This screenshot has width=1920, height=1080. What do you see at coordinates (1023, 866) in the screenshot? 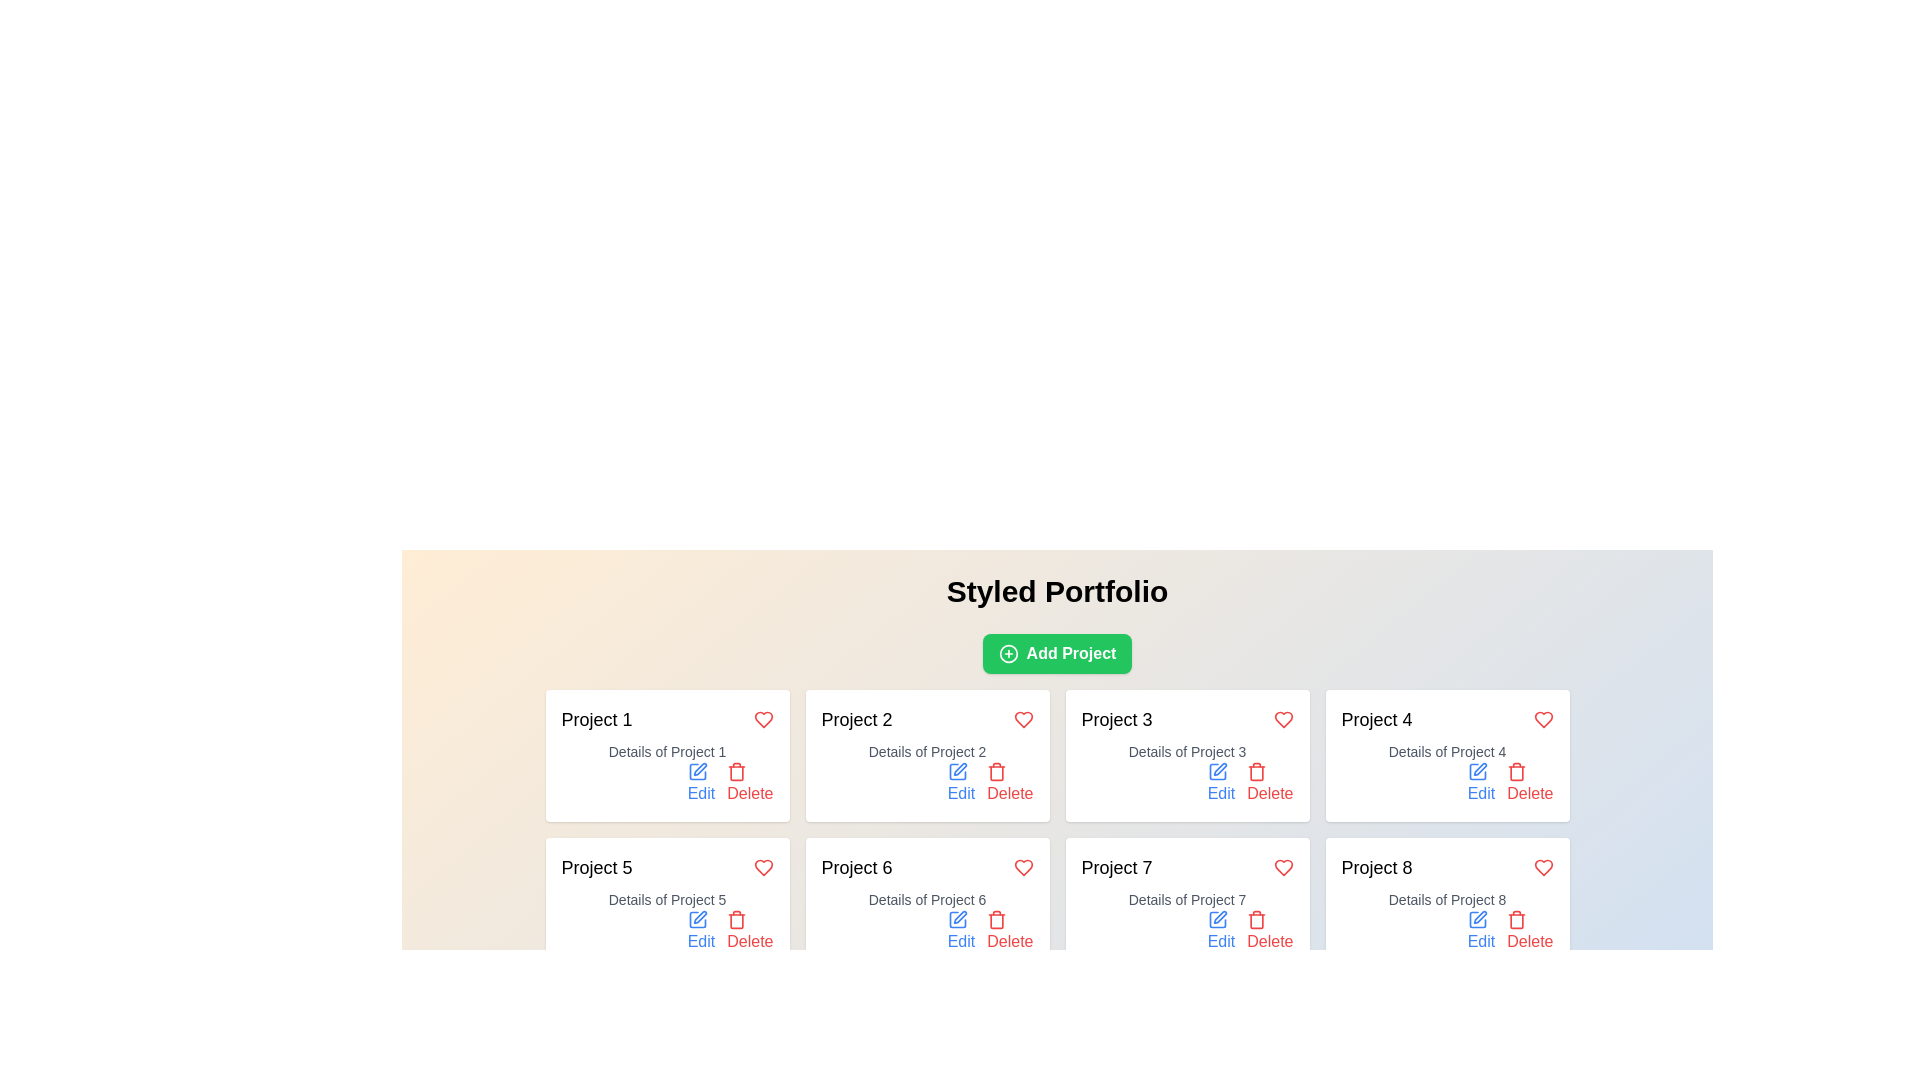
I see `the heart-shaped icon button in the top-right corner of the 'Project 6' card to mark the project as liked or unliked` at bounding box center [1023, 866].